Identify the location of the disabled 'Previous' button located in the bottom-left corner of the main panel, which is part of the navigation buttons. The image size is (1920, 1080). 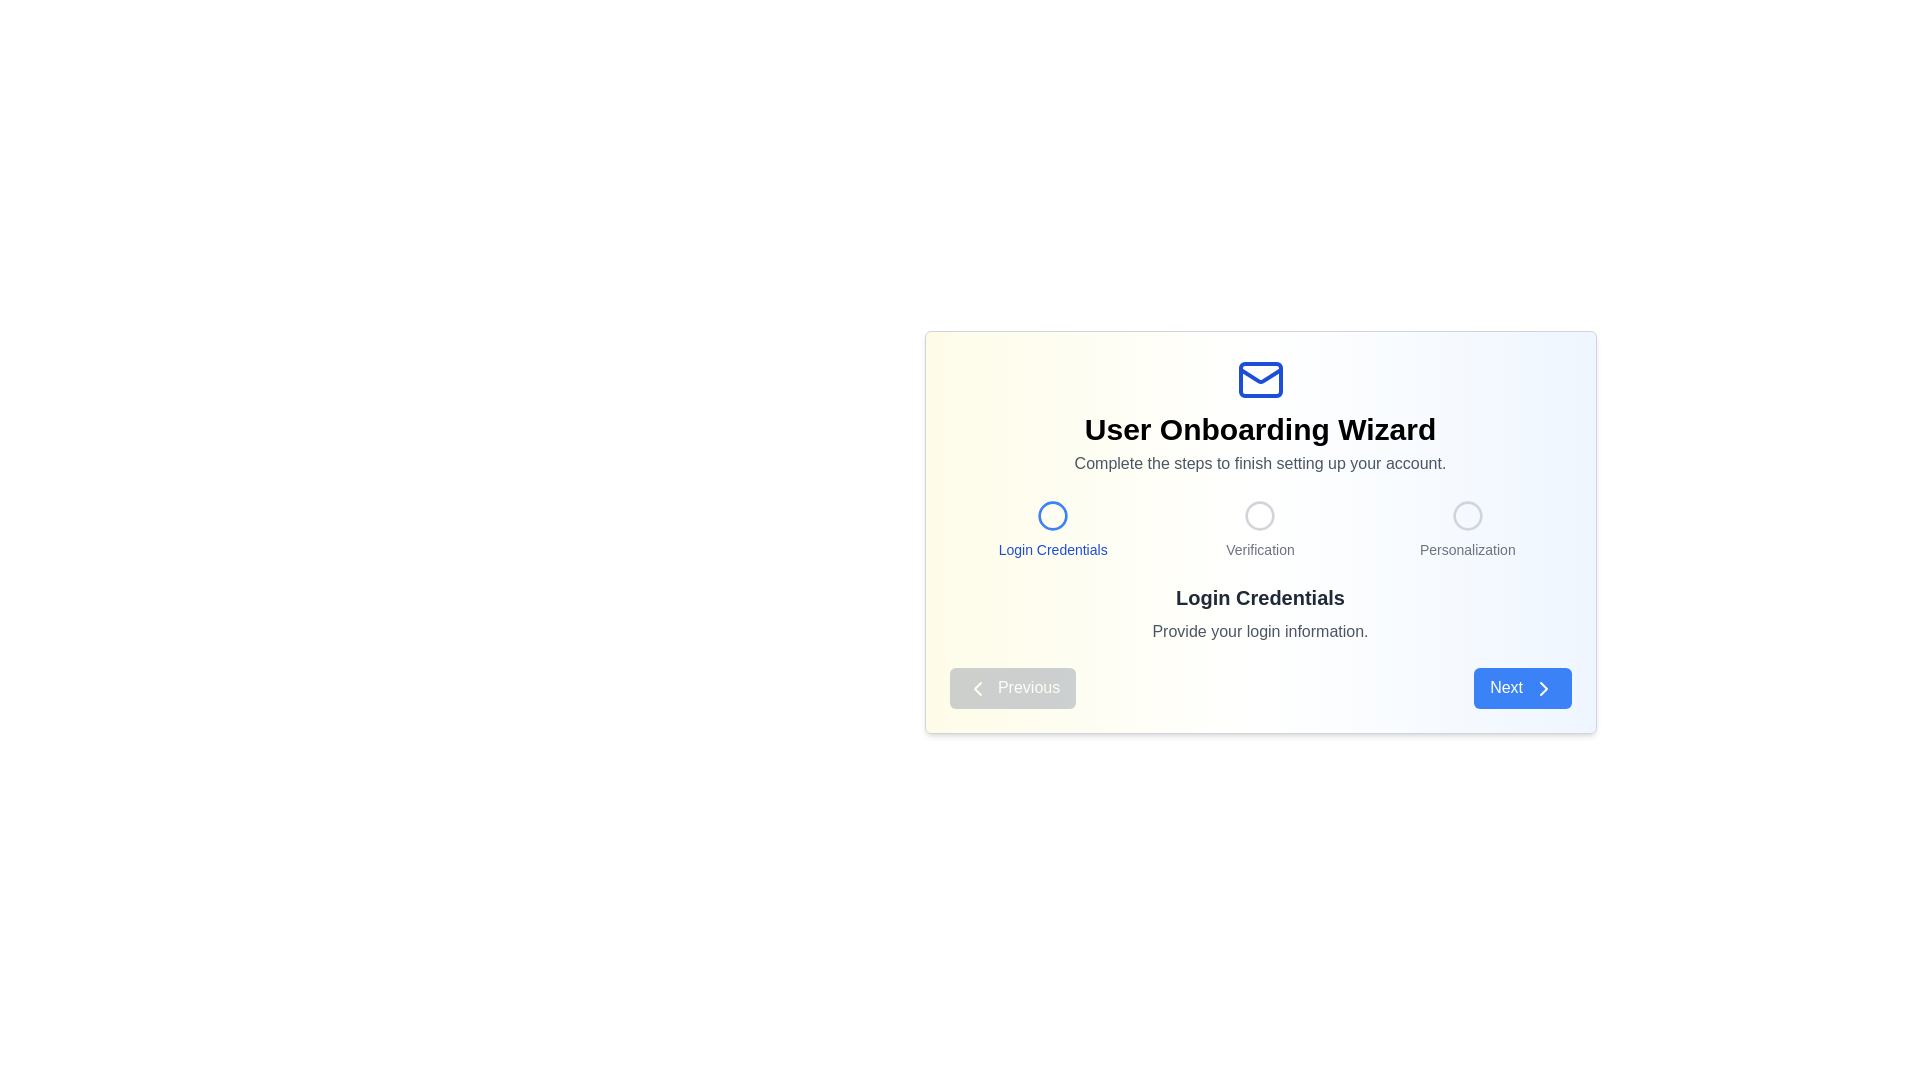
(1012, 687).